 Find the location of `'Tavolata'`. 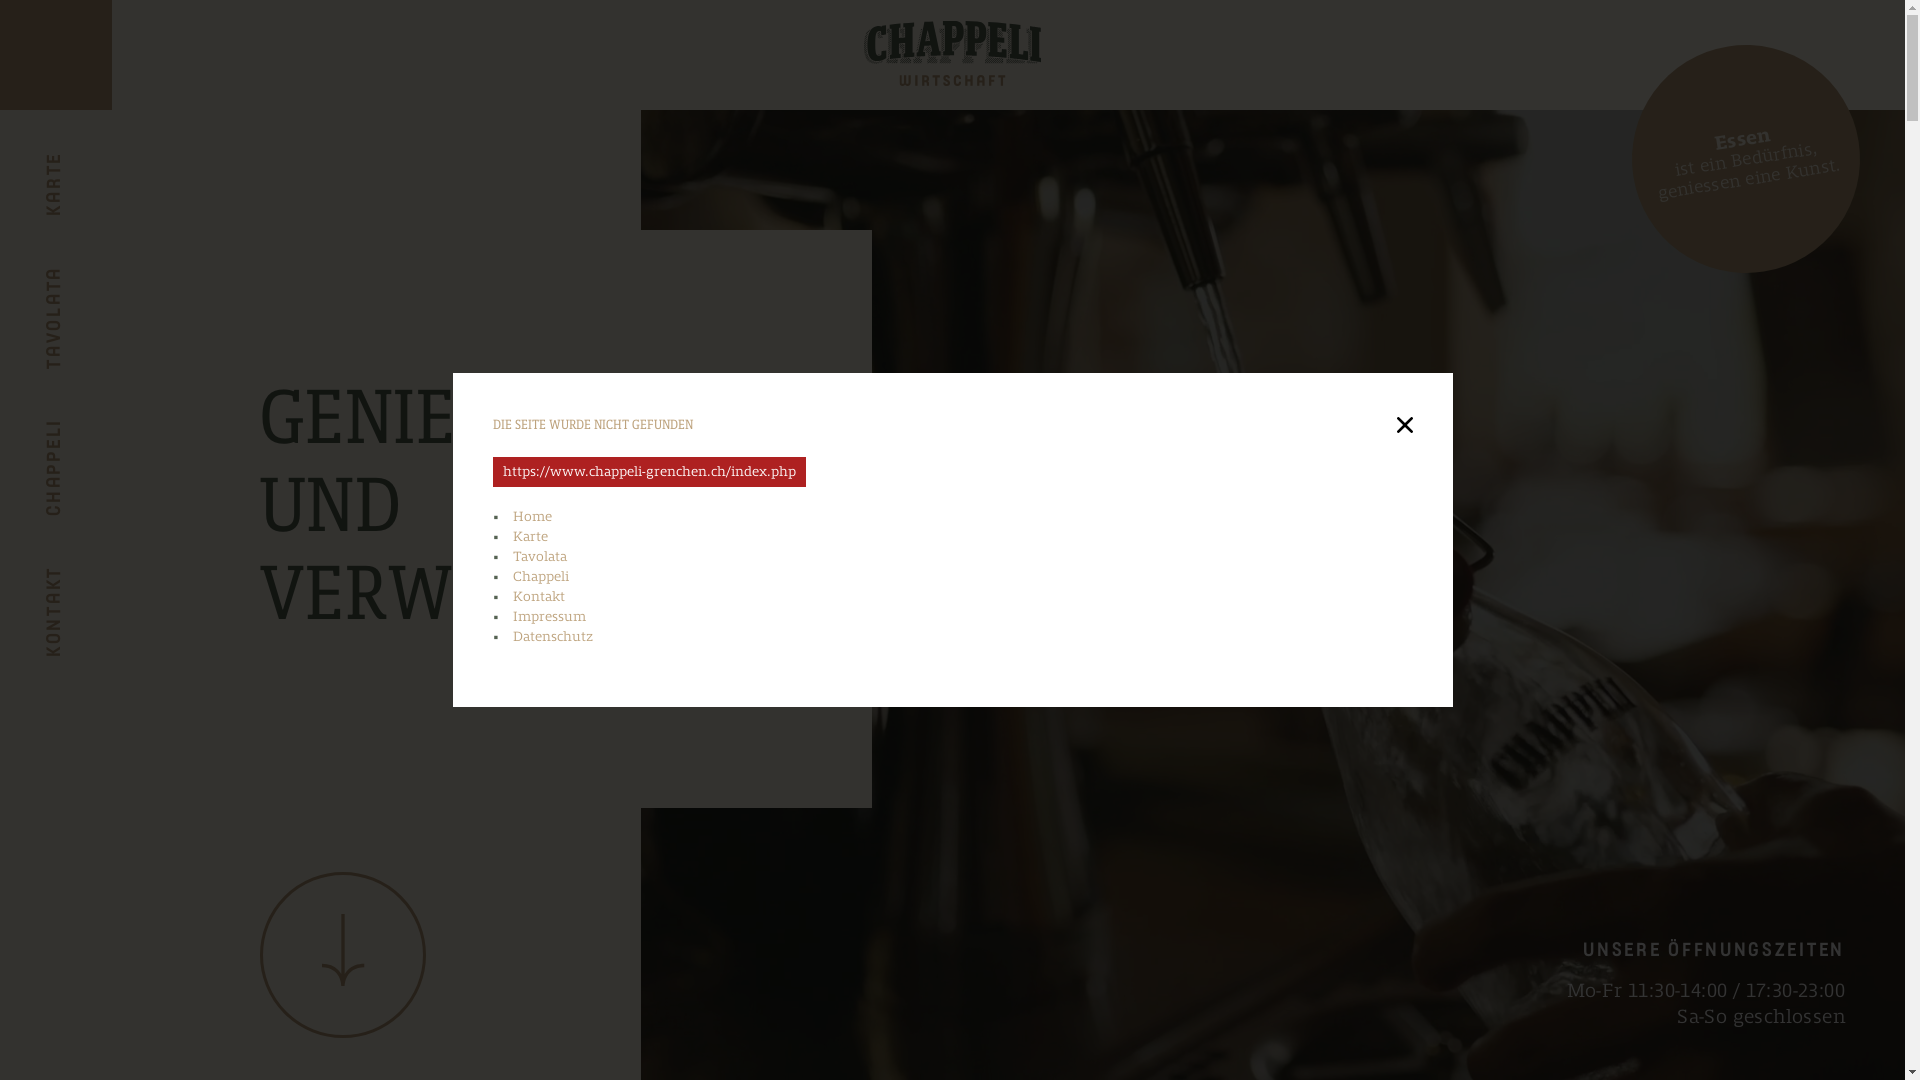

'Tavolata' is located at coordinates (538, 556).